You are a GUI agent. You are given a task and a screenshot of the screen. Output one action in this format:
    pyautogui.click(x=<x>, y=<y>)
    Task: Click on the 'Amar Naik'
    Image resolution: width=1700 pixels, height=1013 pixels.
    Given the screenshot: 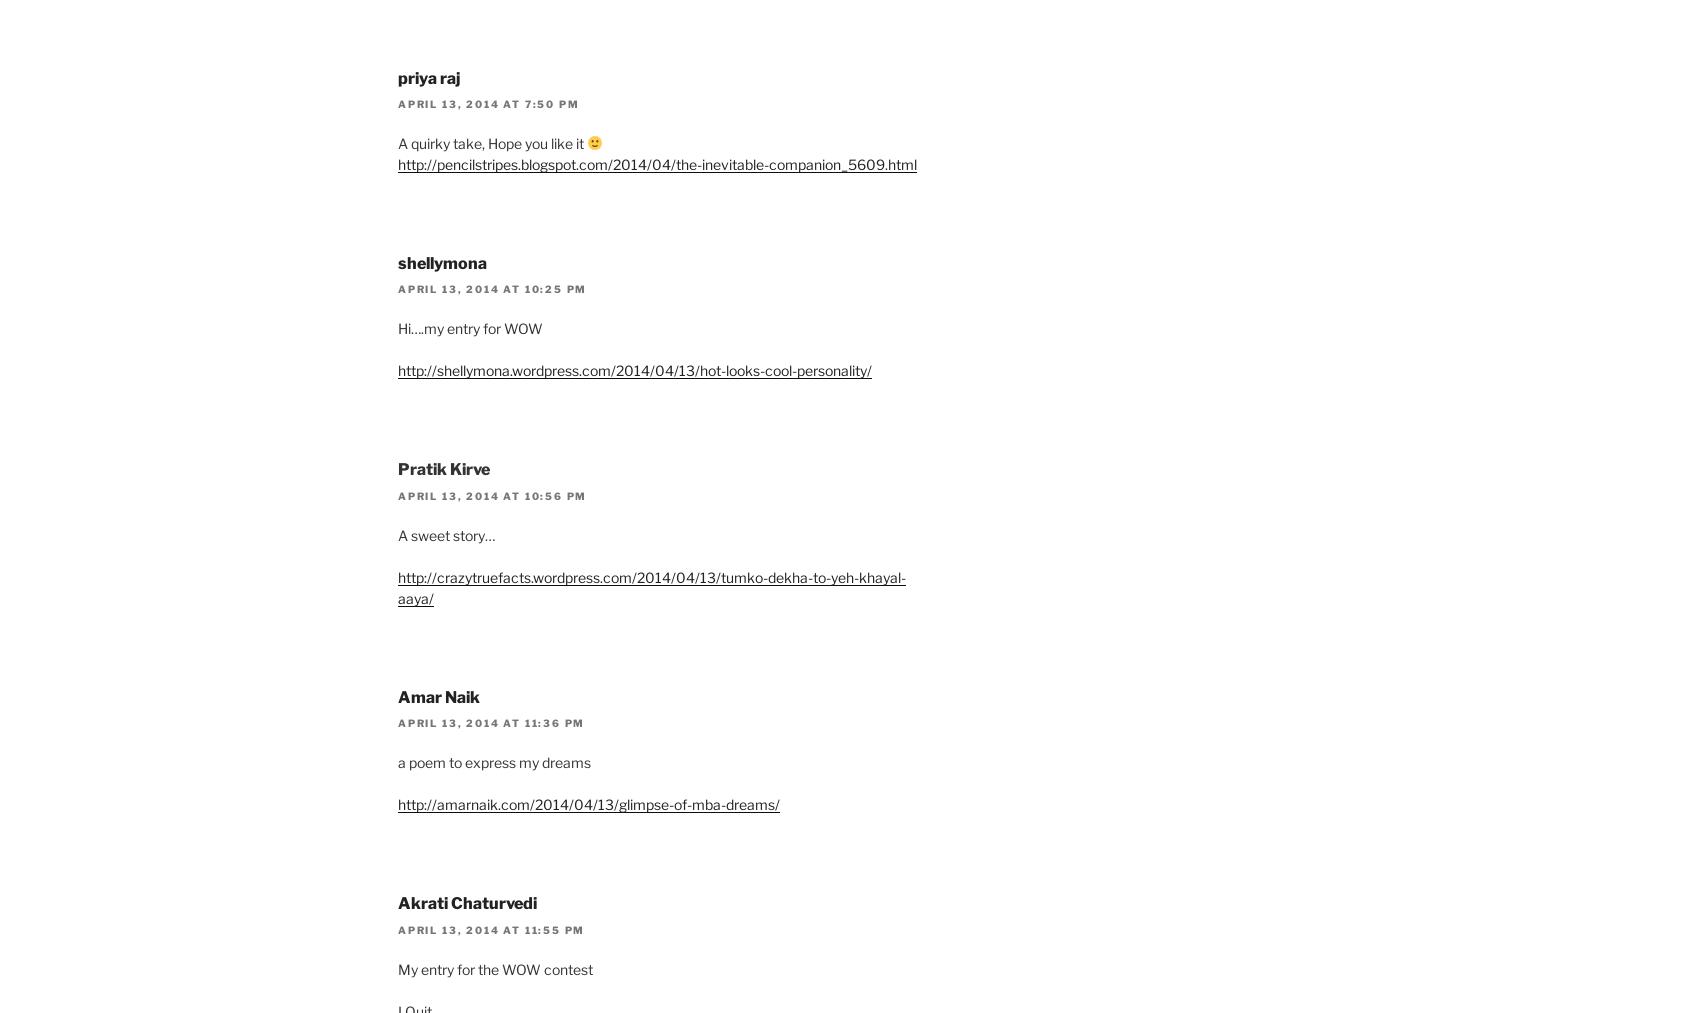 What is the action you would take?
    pyautogui.click(x=438, y=695)
    